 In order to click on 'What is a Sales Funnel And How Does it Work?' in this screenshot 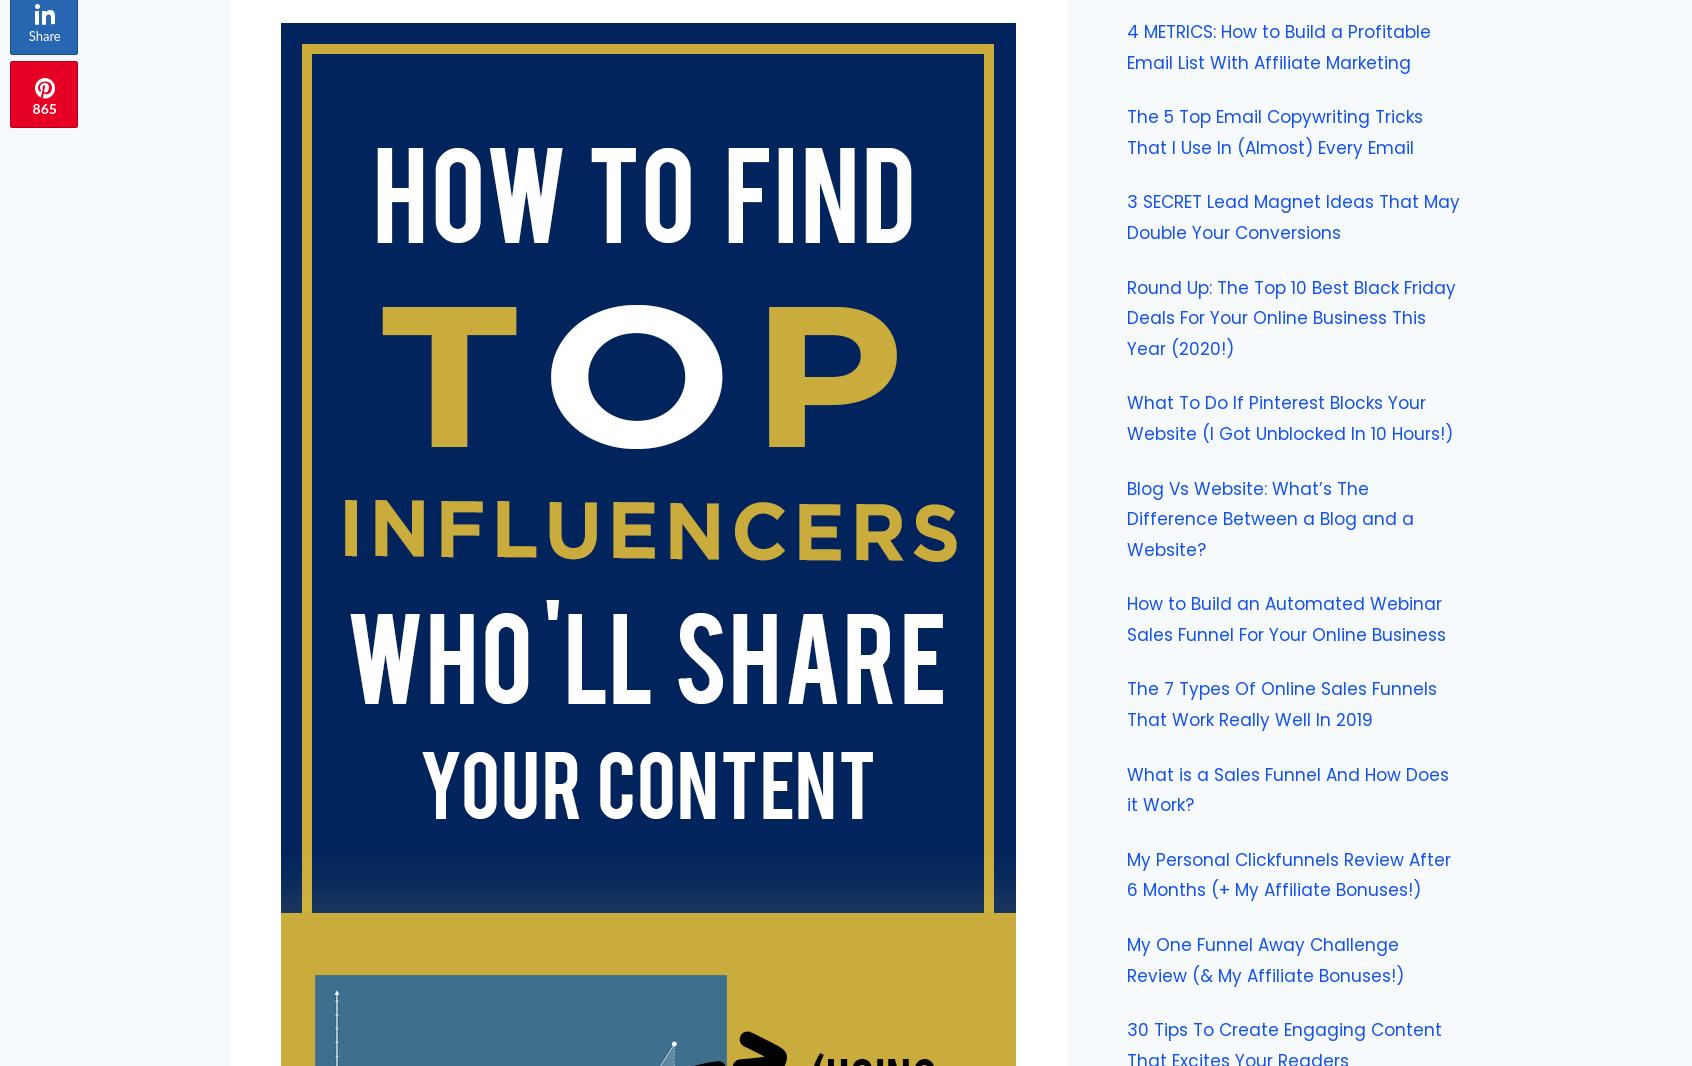, I will do `click(1286, 788)`.